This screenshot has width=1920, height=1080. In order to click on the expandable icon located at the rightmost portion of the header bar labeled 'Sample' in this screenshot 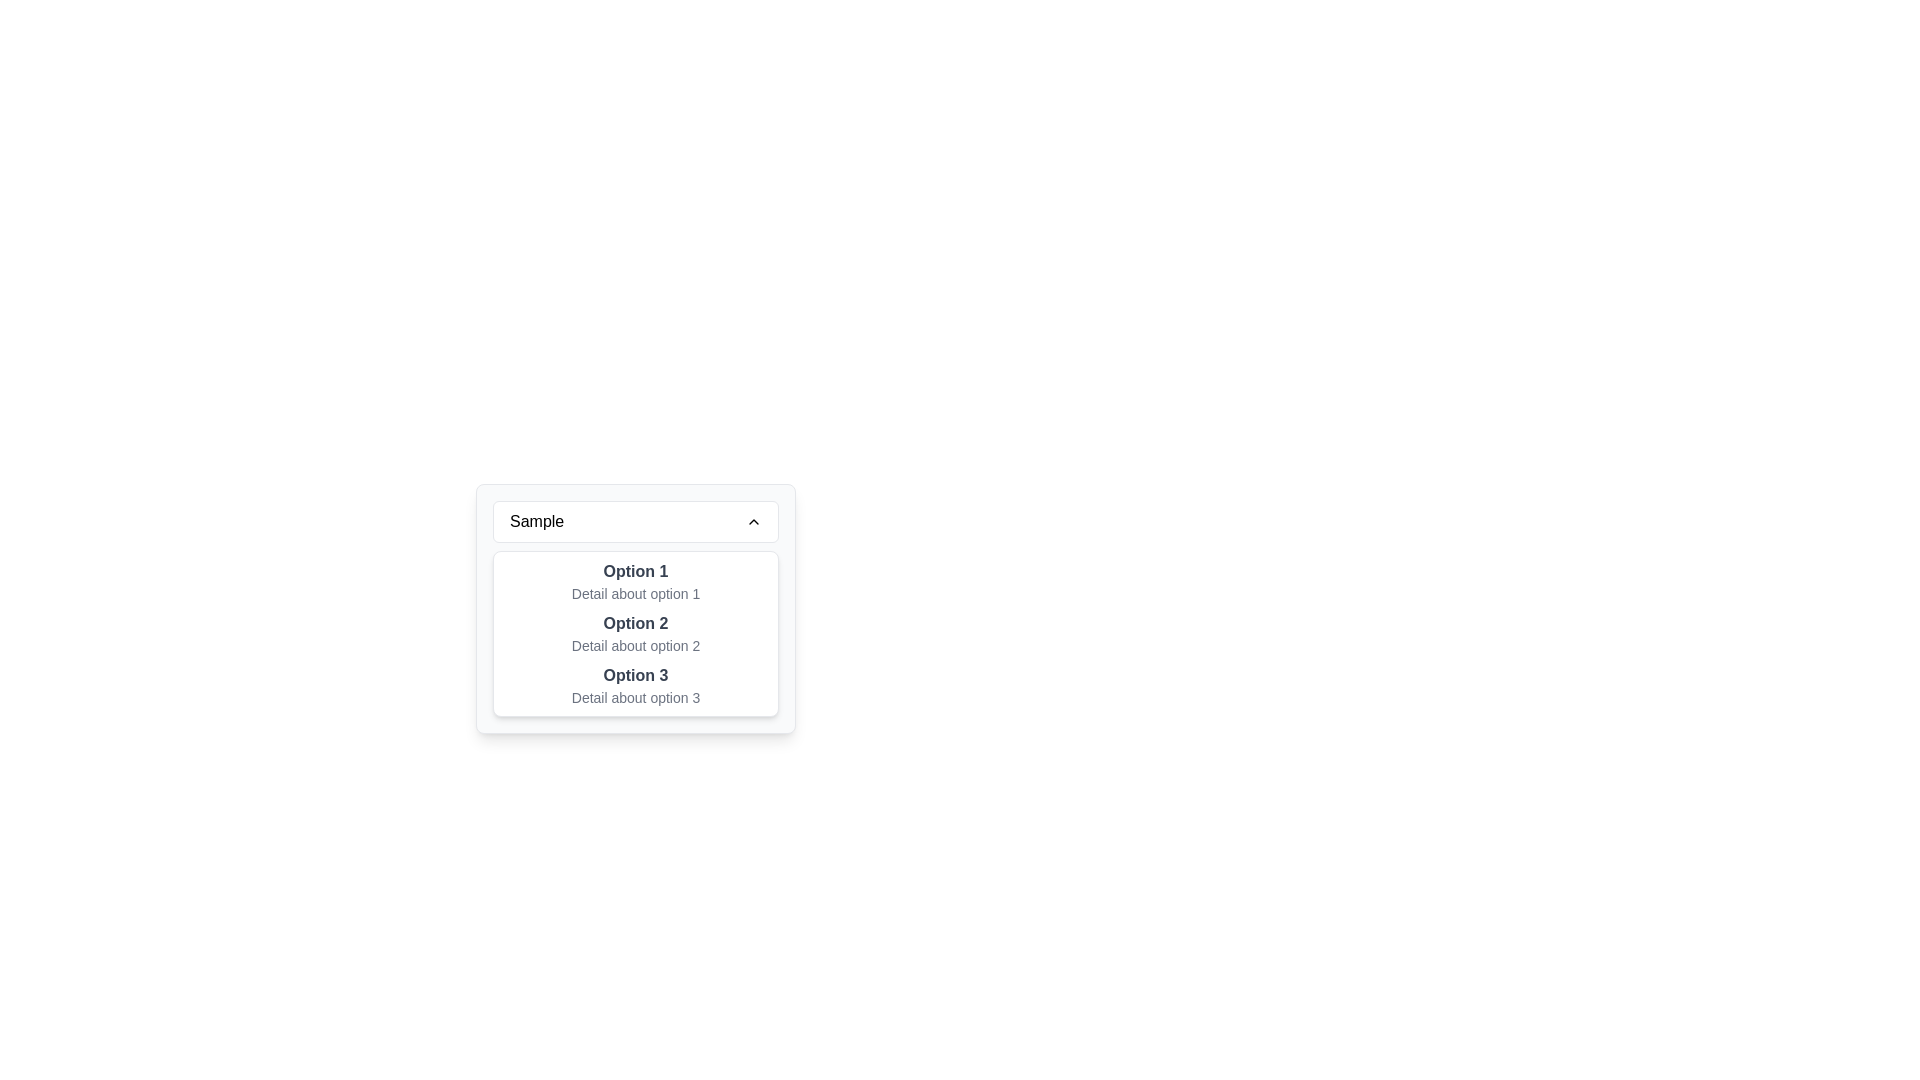, I will do `click(752, 520)`.